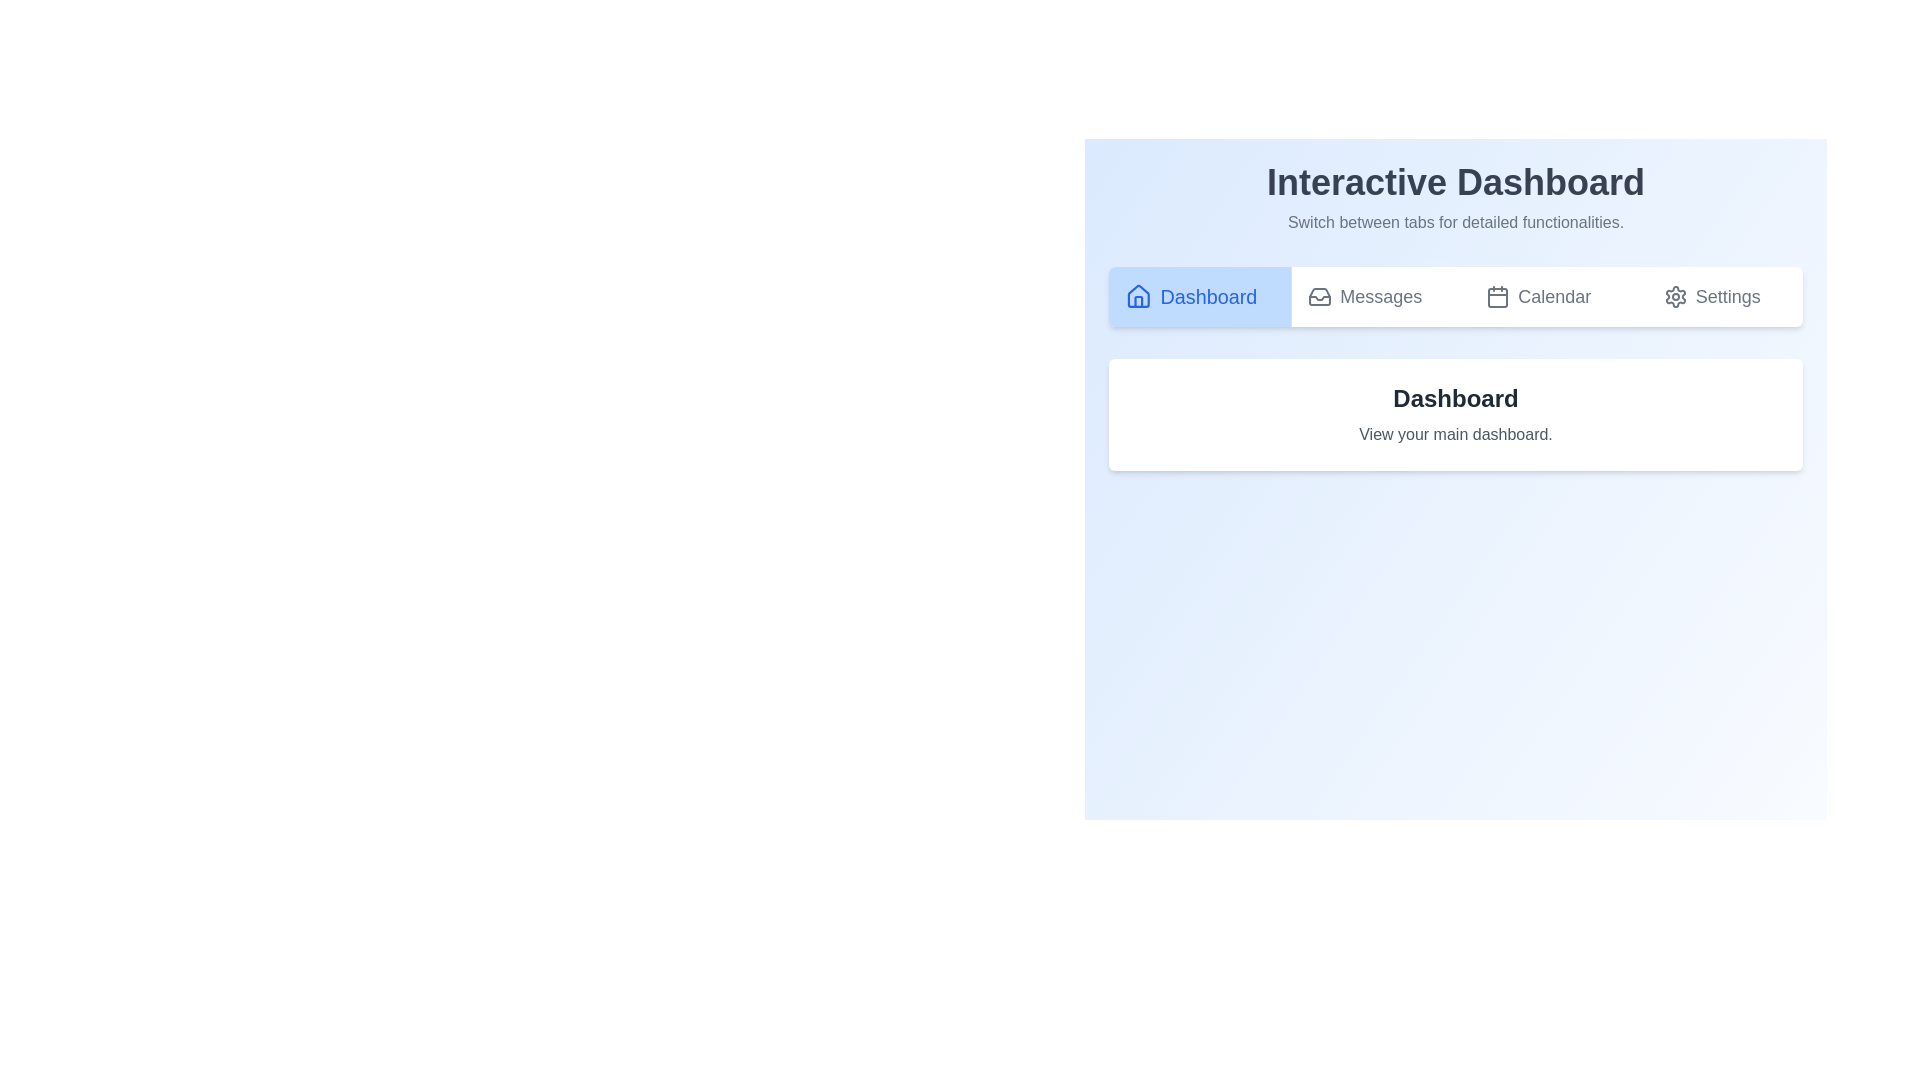 The height and width of the screenshot is (1080, 1920). What do you see at coordinates (1675, 297) in the screenshot?
I see `the circular gear-shaped icon that is part of the 'Settings' button located on the right side of the top navigation bar` at bounding box center [1675, 297].